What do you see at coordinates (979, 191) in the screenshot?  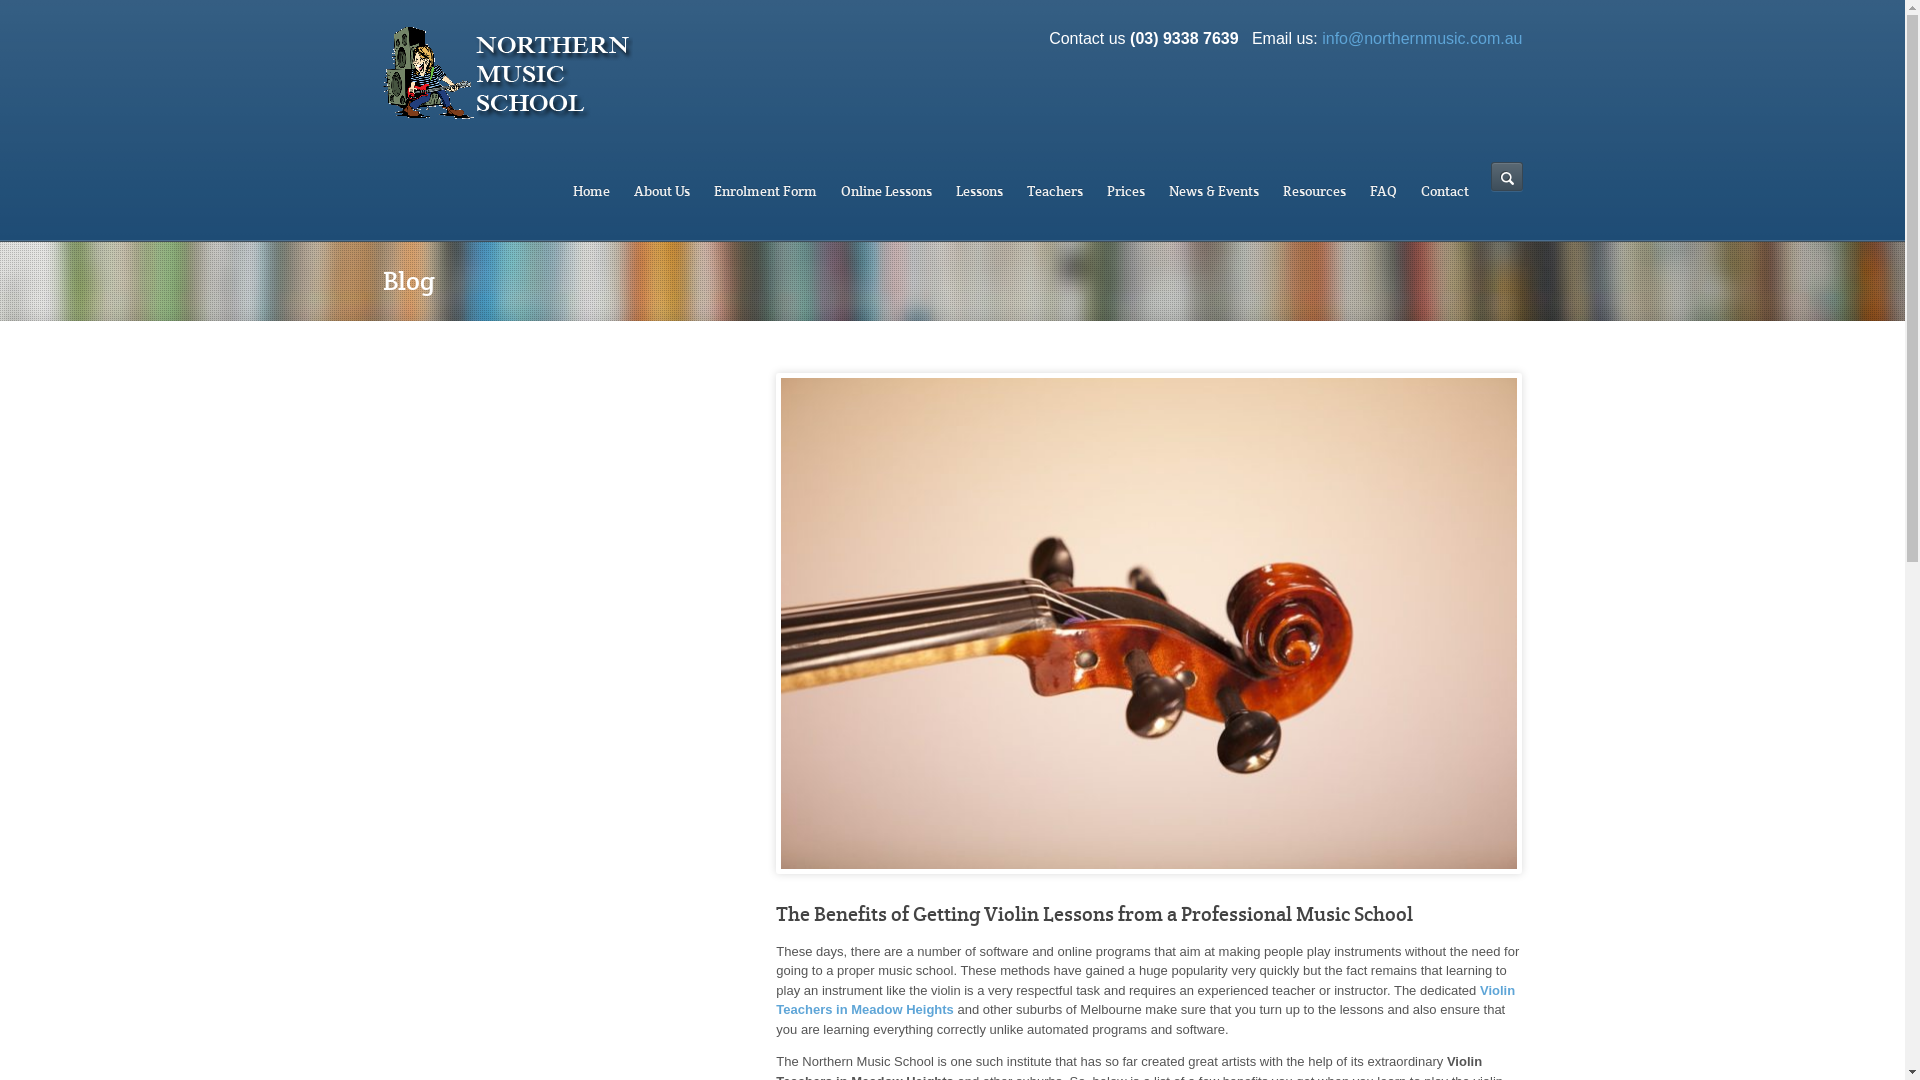 I see `'Lessons'` at bounding box center [979, 191].